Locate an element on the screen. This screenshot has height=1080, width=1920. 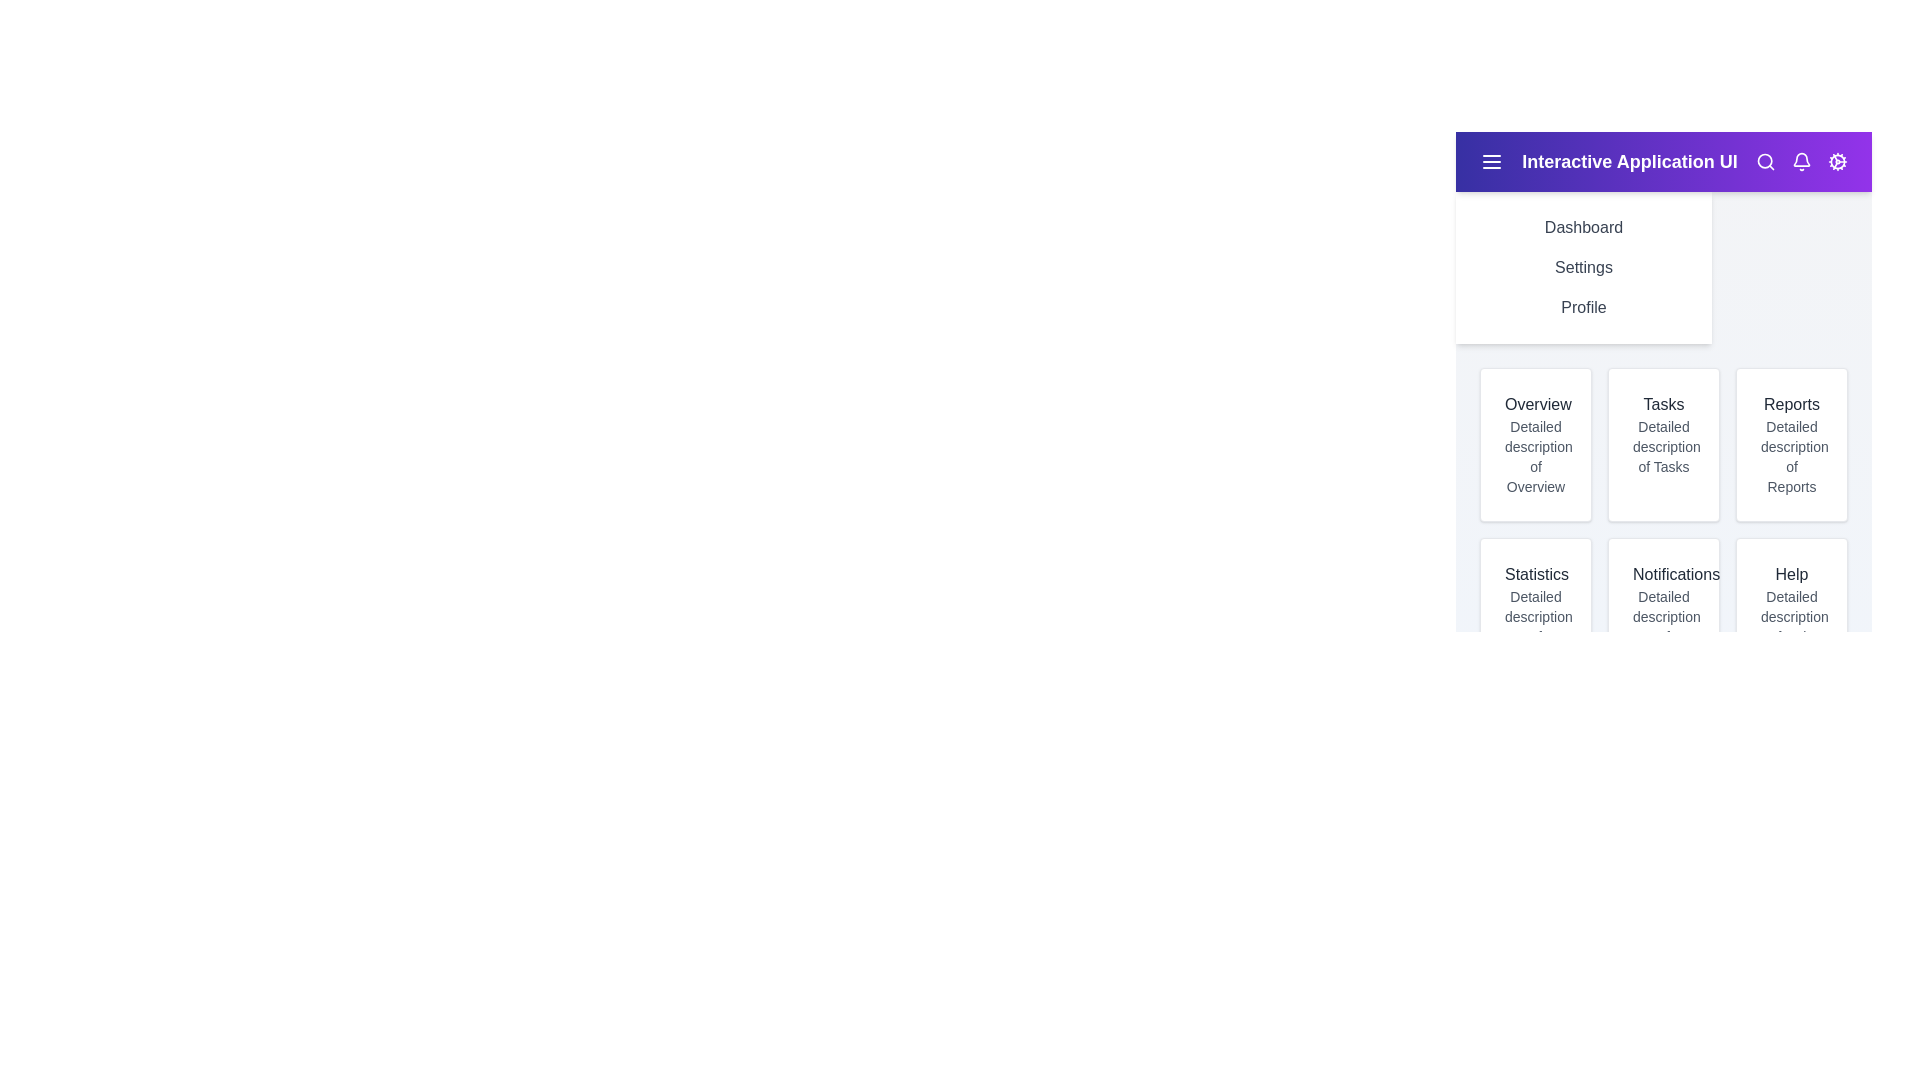
the Help card to interact with its content is located at coordinates (1791, 613).